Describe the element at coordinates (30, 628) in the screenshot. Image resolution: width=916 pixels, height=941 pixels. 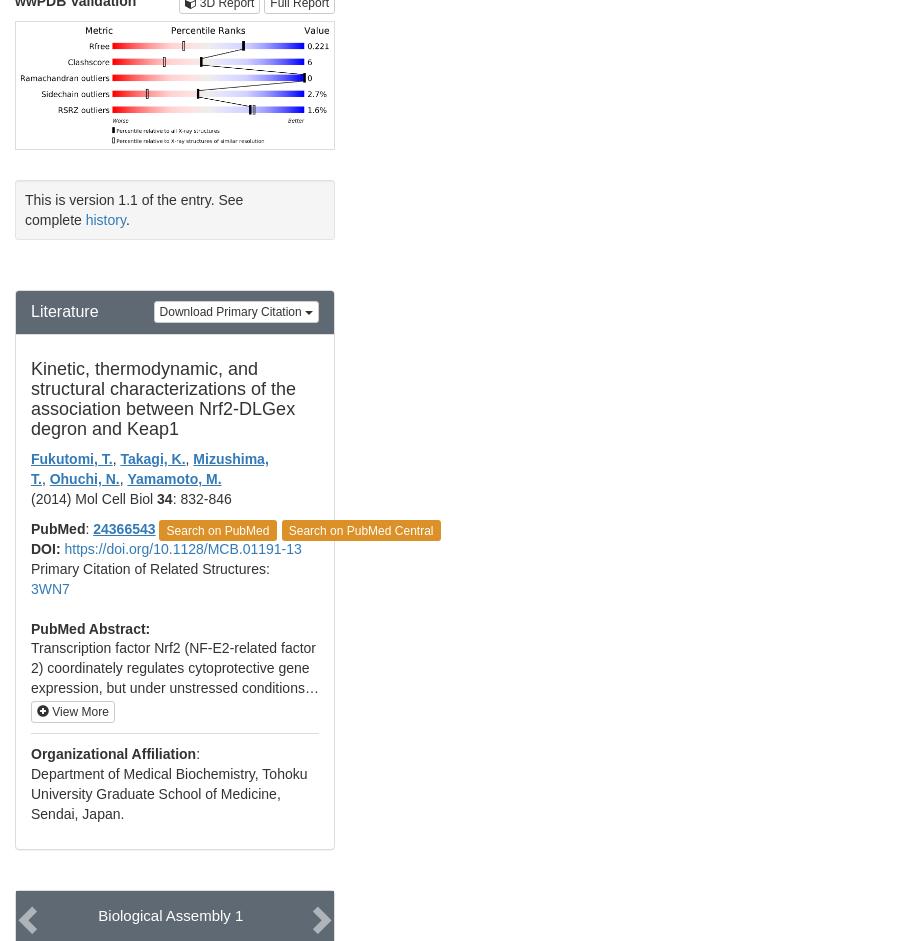
I see `'PubMed Abstract:'` at that location.